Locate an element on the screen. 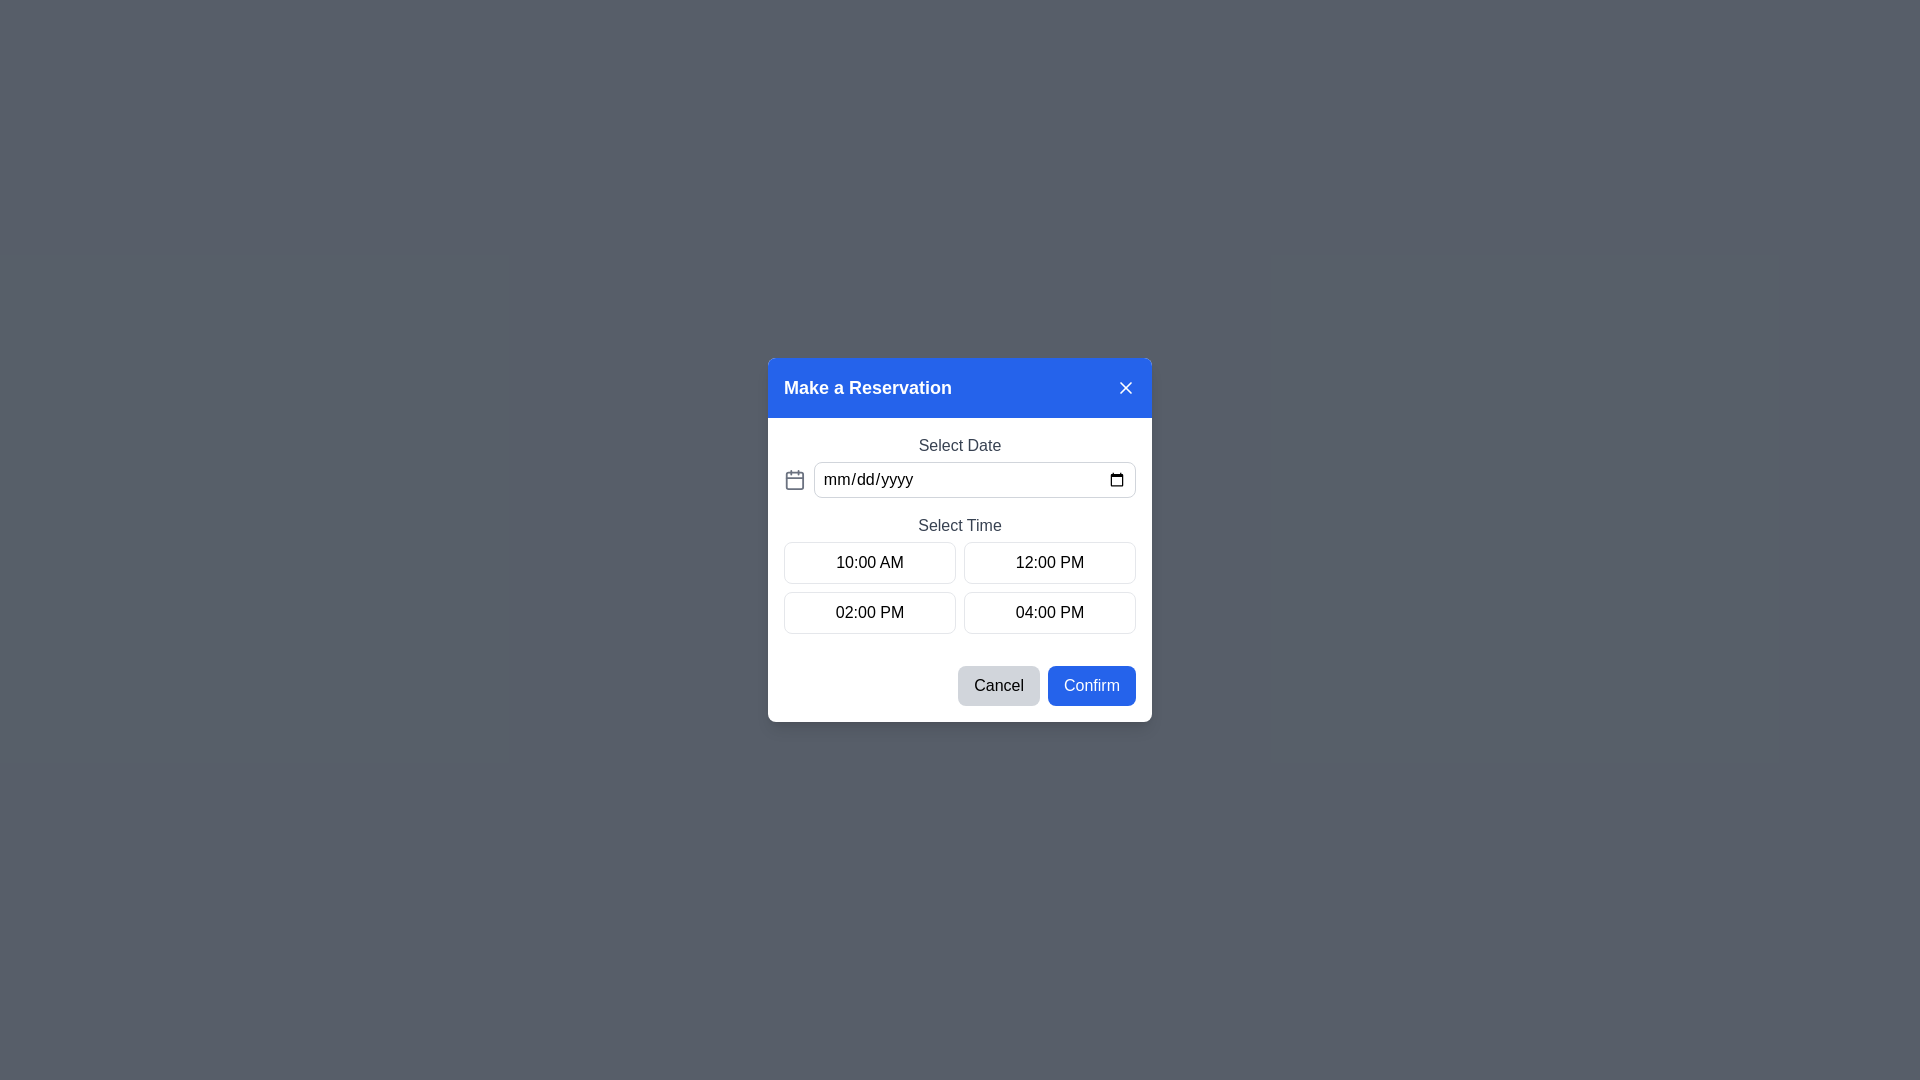 Image resolution: width=1920 pixels, height=1080 pixels. the cancel button located at the bottom of the modal dialog box to observe the hover effect is located at coordinates (999, 685).